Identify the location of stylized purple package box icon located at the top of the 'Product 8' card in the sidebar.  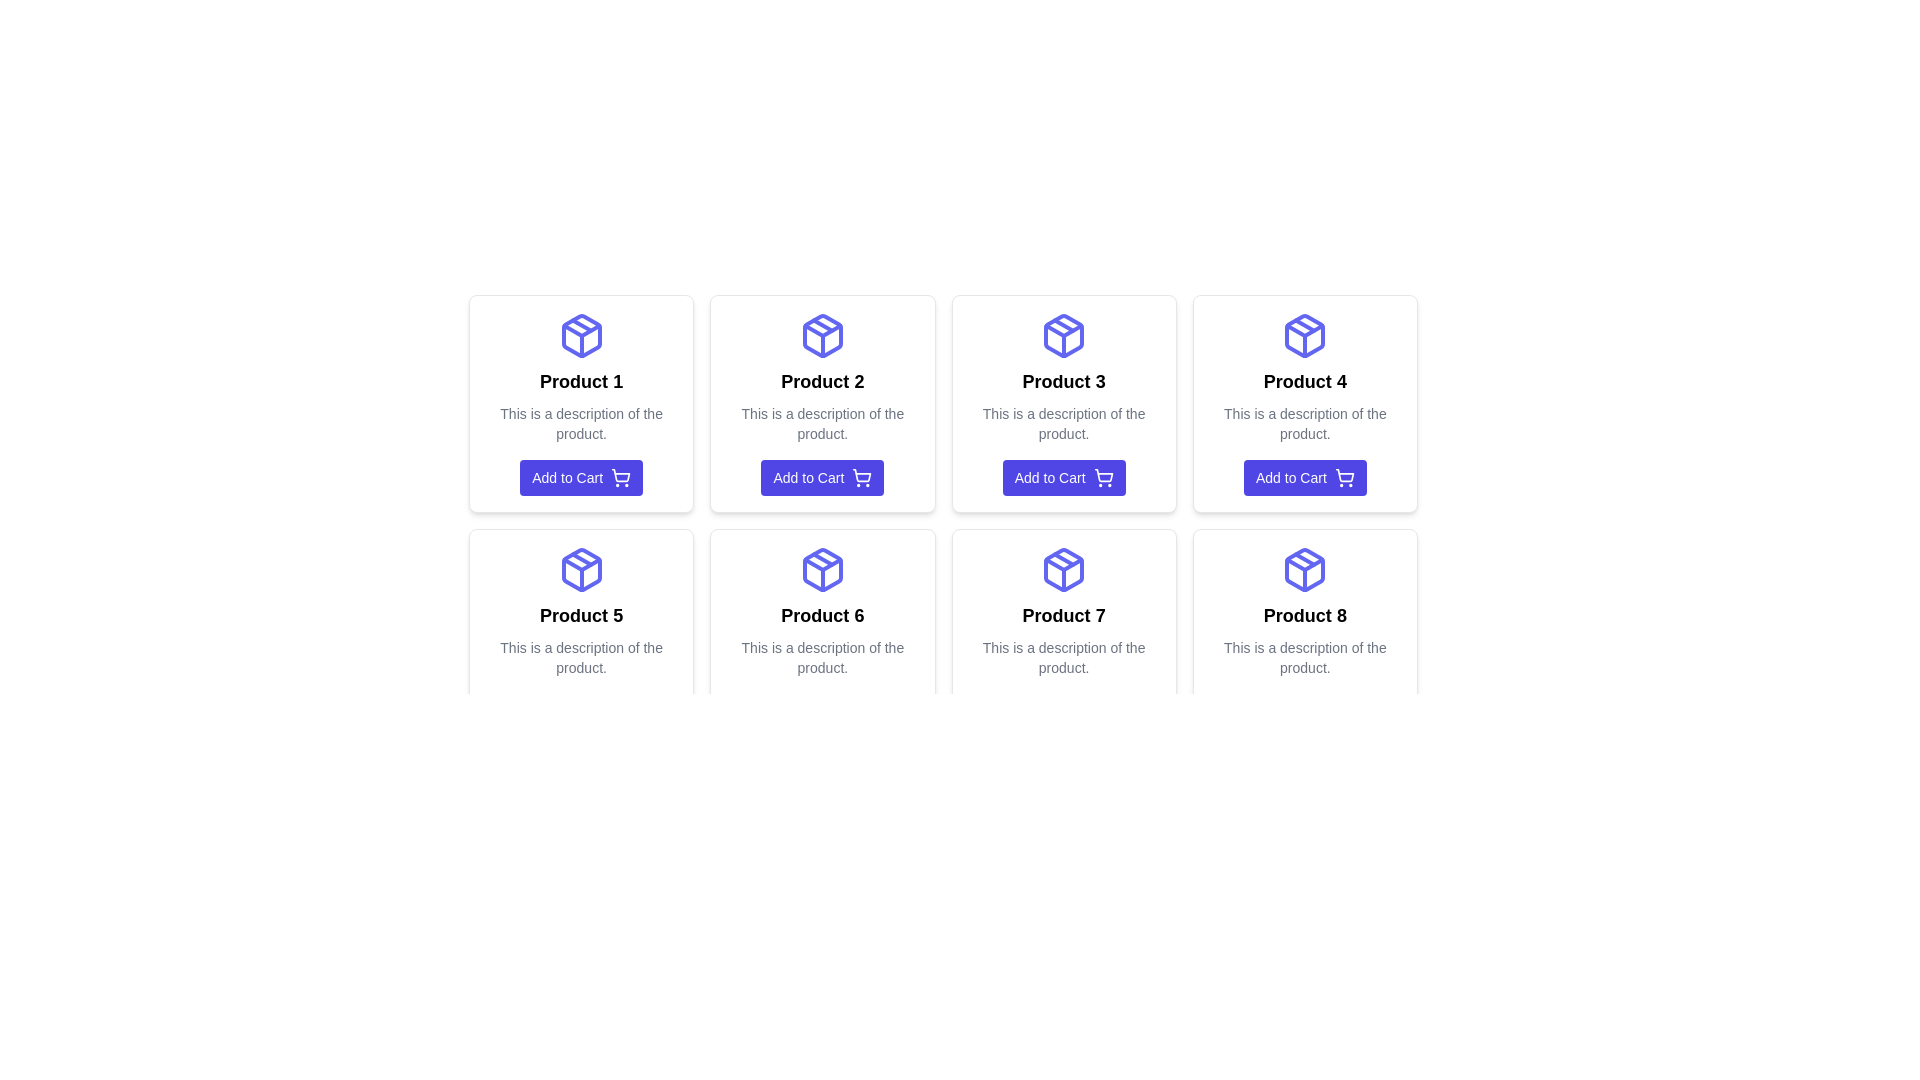
(1305, 570).